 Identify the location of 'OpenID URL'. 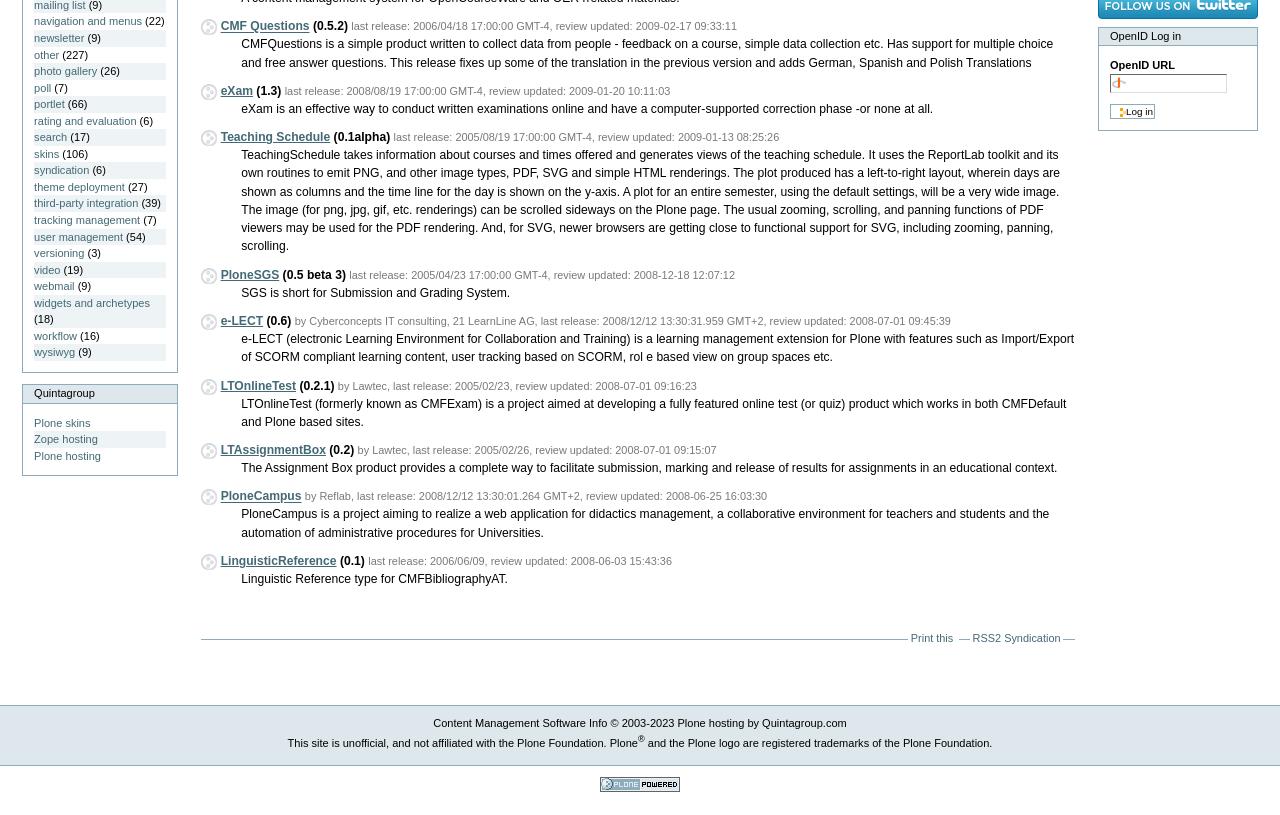
(1141, 64).